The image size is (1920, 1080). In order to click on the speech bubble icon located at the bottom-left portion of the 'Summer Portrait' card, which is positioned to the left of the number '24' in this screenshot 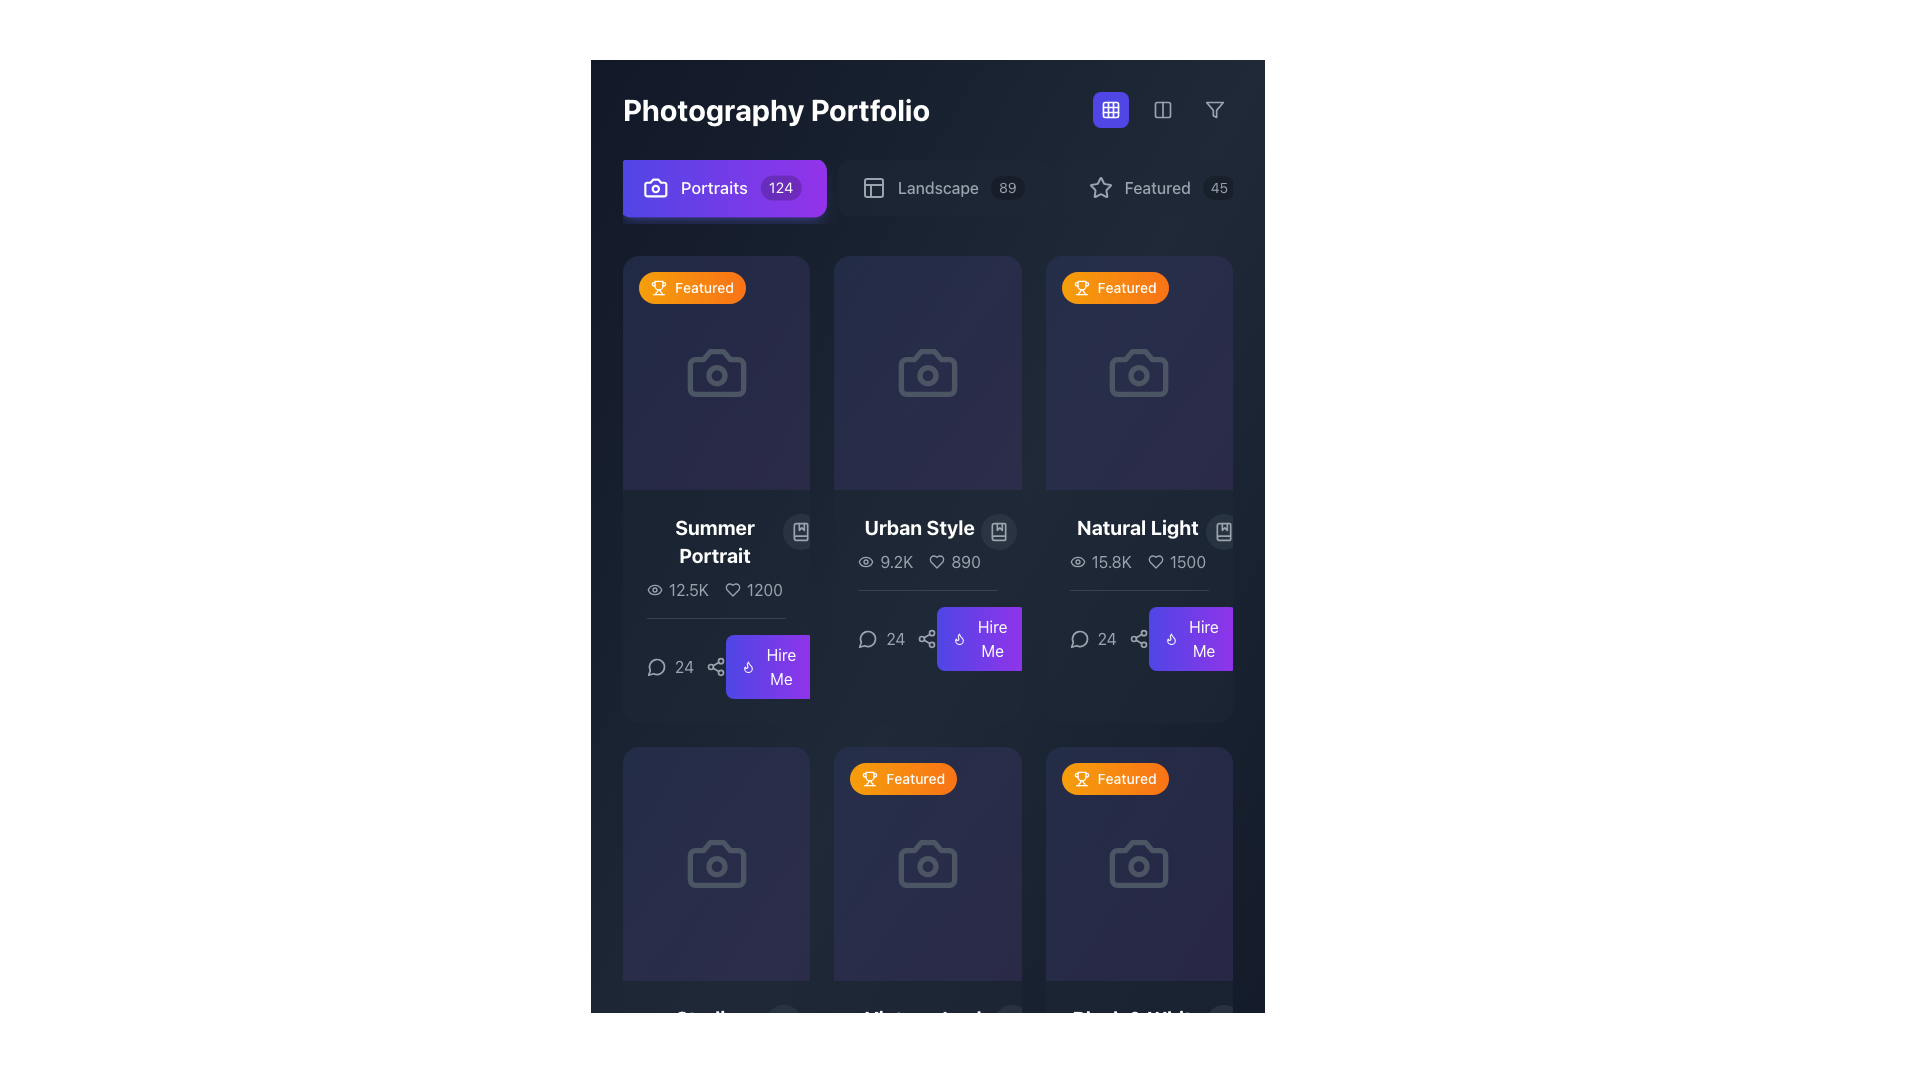, I will do `click(657, 667)`.